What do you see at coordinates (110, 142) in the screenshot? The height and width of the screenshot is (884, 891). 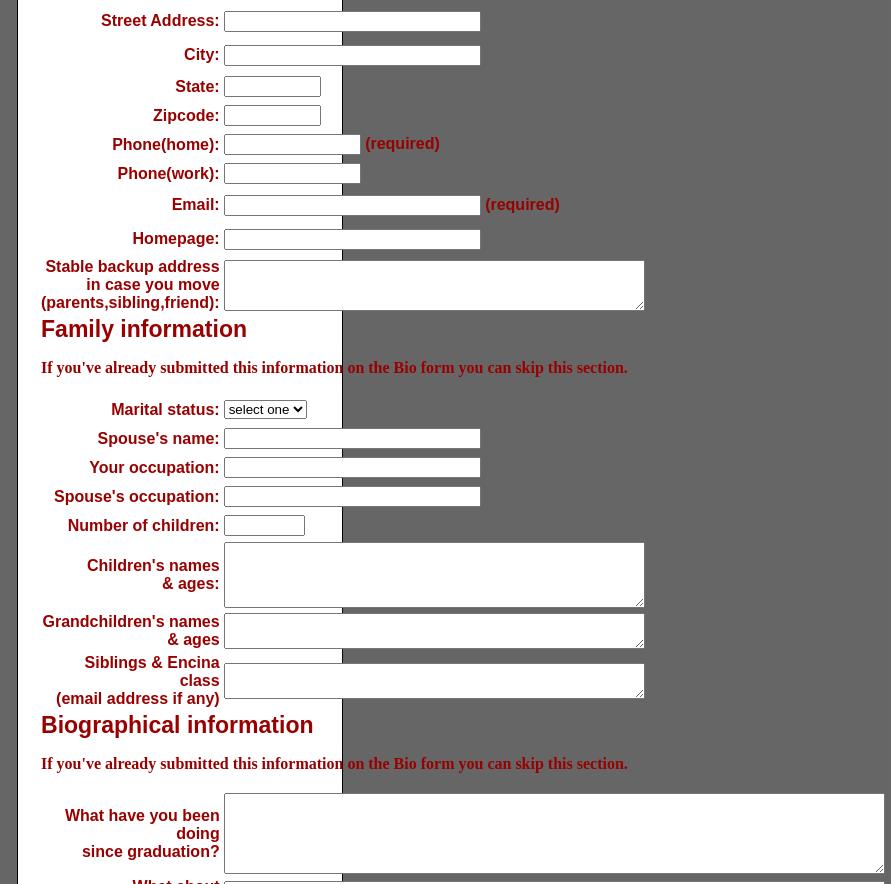 I see `'Phone(home):'` at bounding box center [110, 142].